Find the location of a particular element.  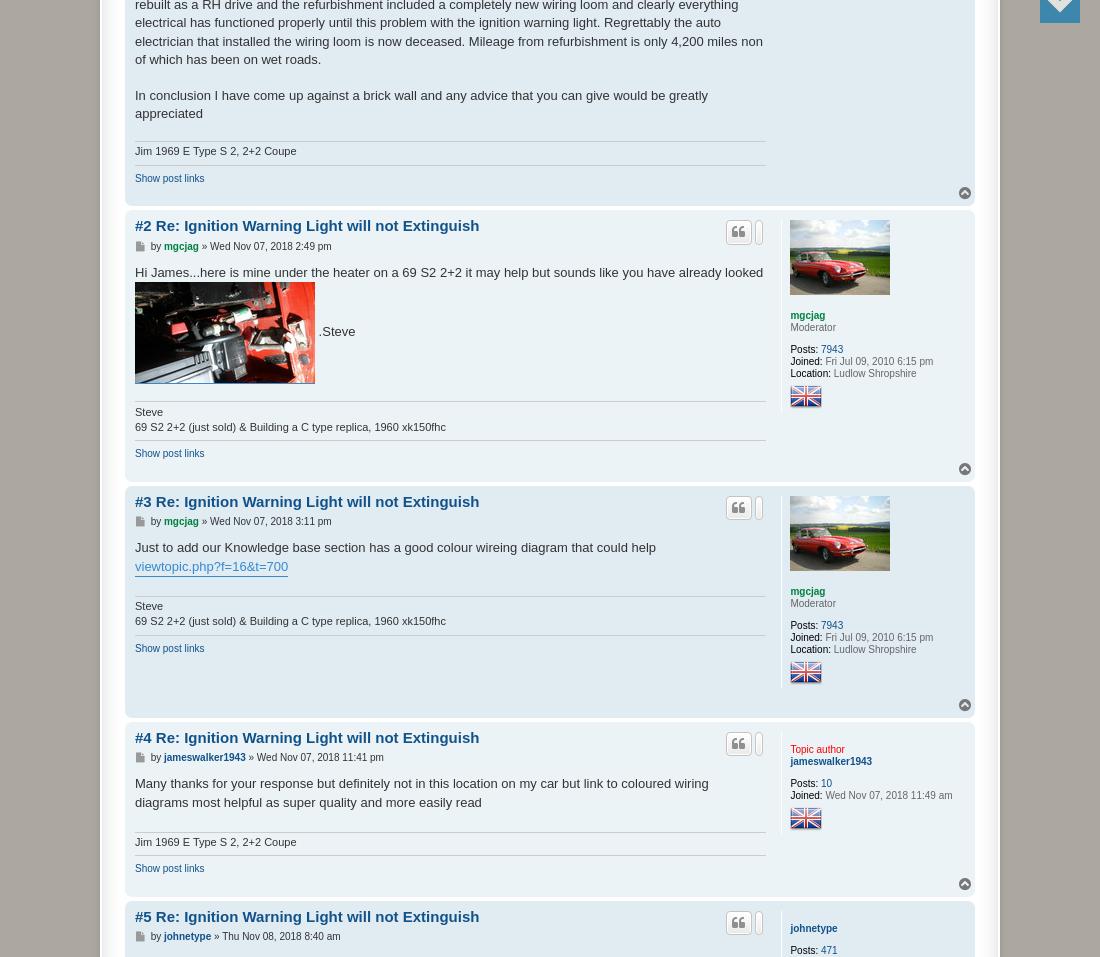

'Hi James...here is mine under the heater on a 69 S2 2+2 it may help but sounds like you have already looked' is located at coordinates (448, 270).